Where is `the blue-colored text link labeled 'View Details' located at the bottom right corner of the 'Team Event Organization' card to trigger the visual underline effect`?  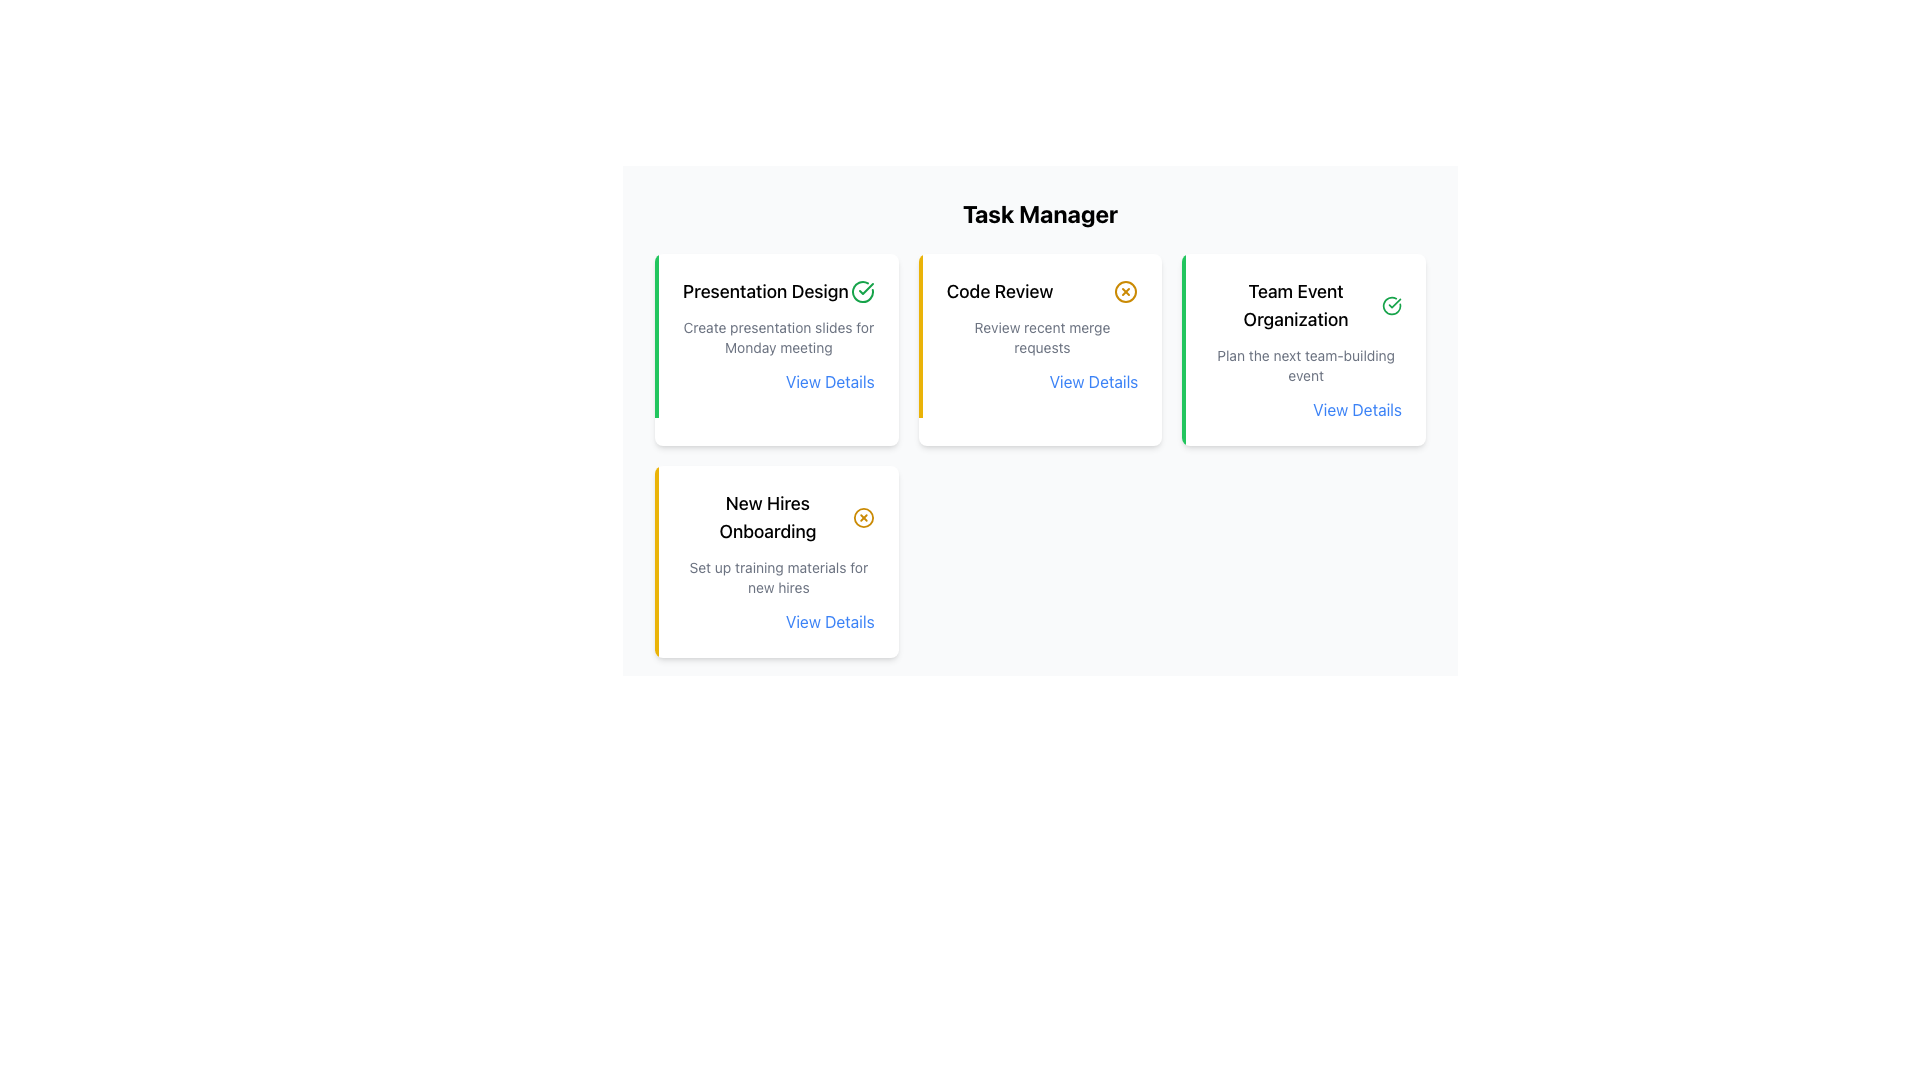 the blue-colored text link labeled 'View Details' located at the bottom right corner of the 'Team Event Organization' card to trigger the visual underline effect is located at coordinates (1357, 408).